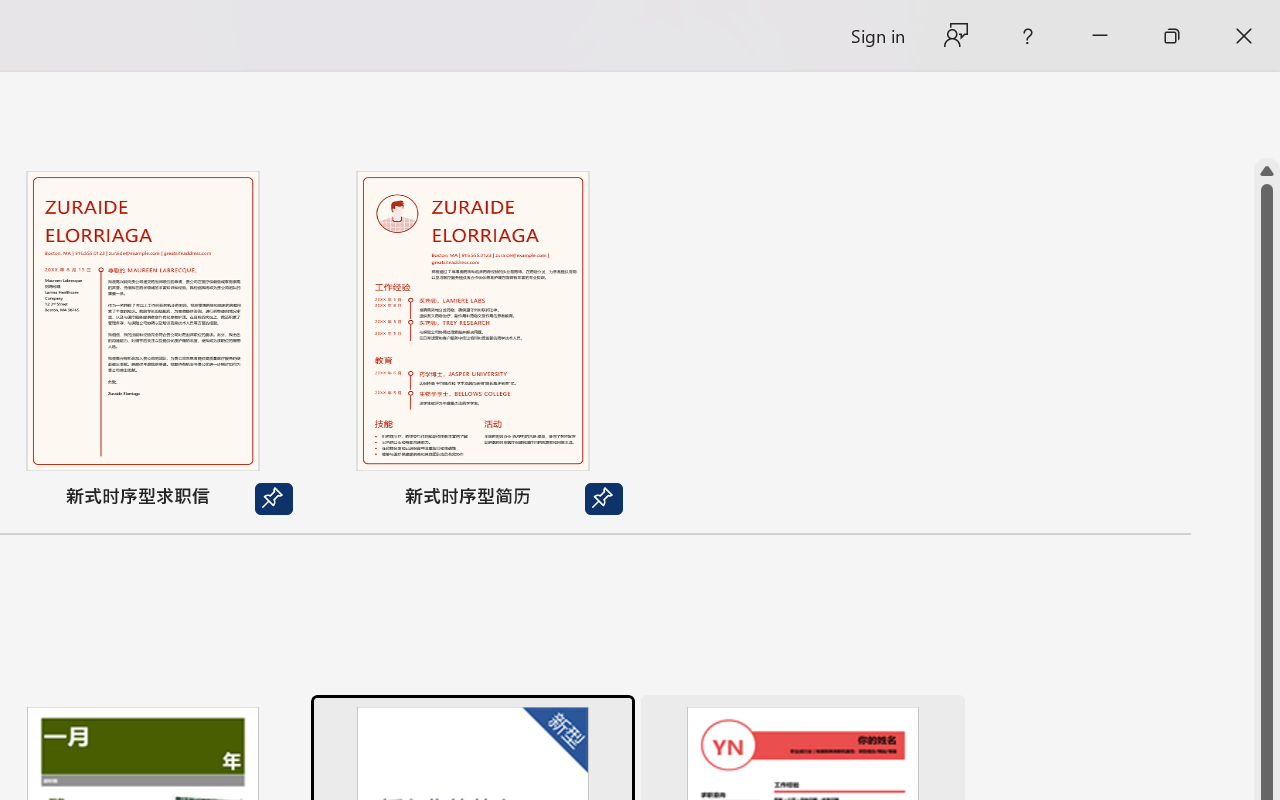  What do you see at coordinates (603, 499) in the screenshot?
I see `'Unpin from list'` at bounding box center [603, 499].